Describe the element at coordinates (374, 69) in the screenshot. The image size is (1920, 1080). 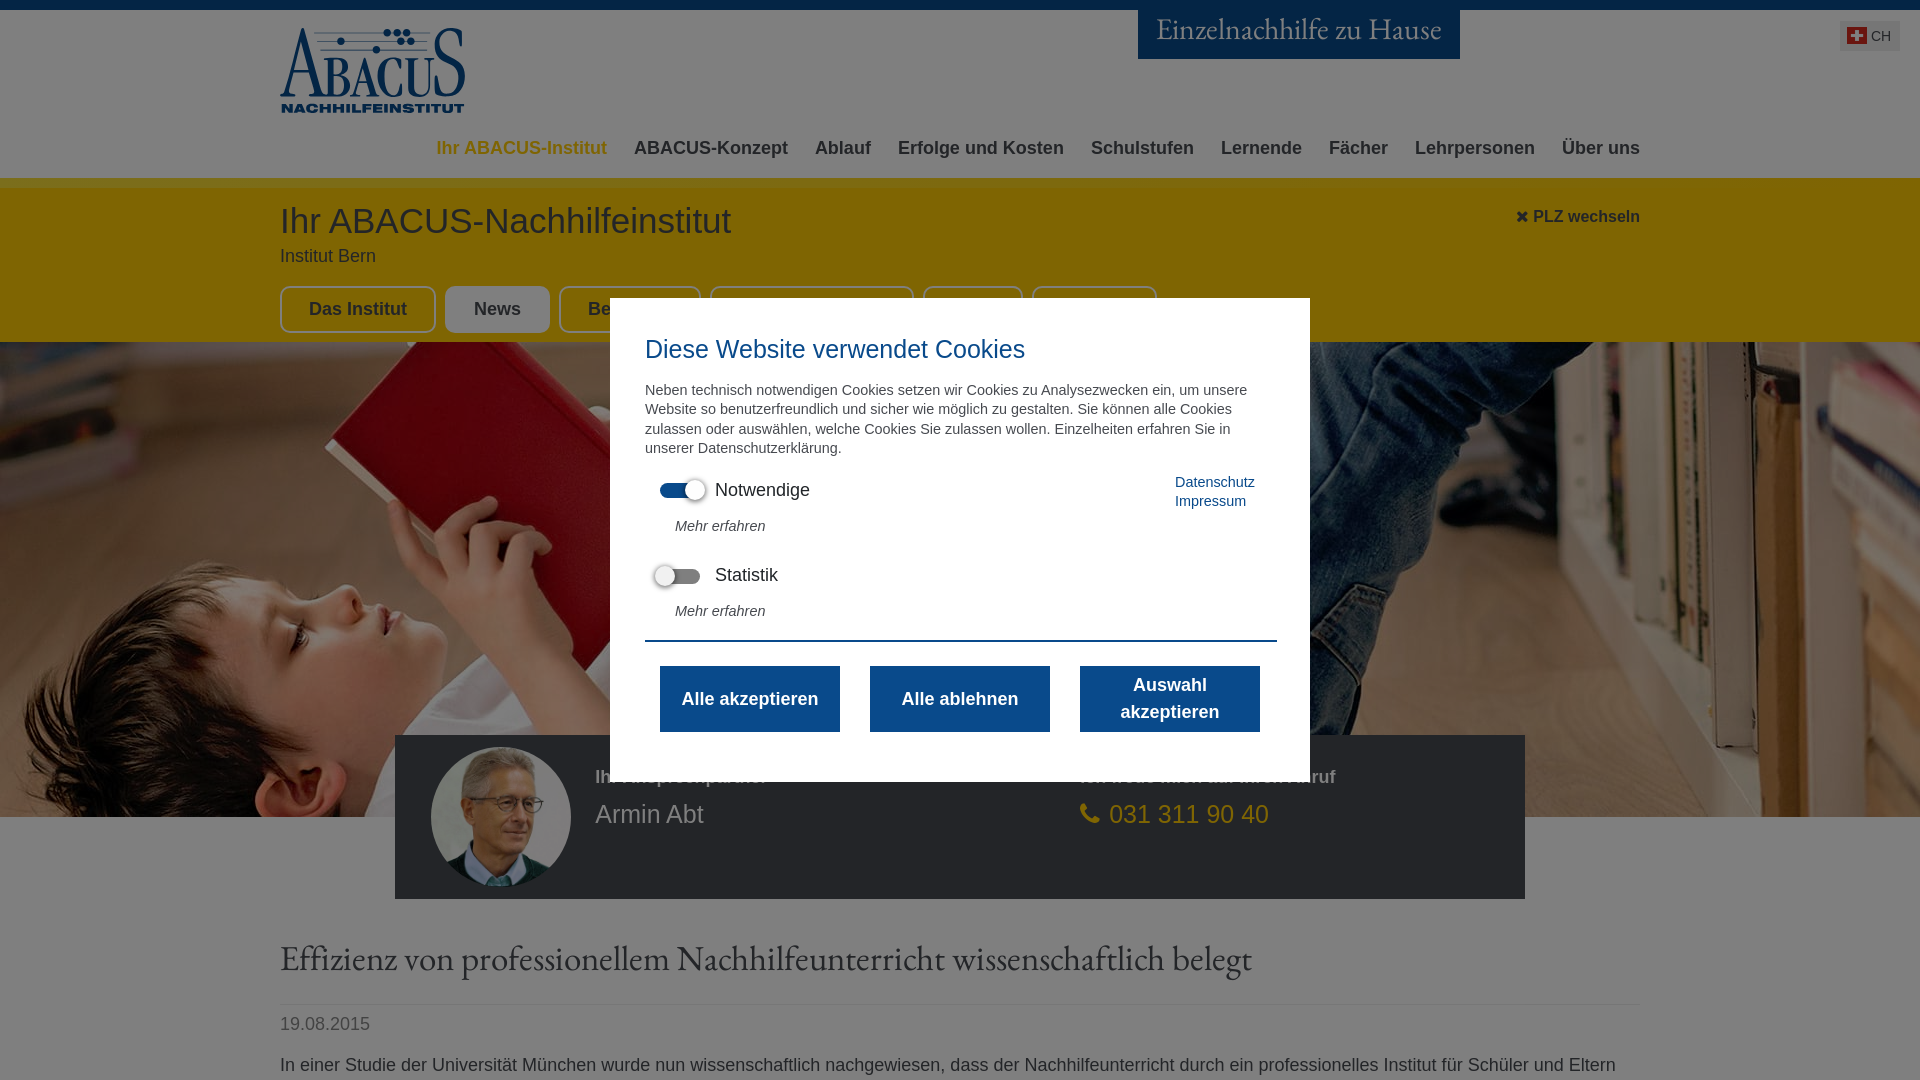
I see `'  ABACUS-Nachhilfeinstitut'` at that location.